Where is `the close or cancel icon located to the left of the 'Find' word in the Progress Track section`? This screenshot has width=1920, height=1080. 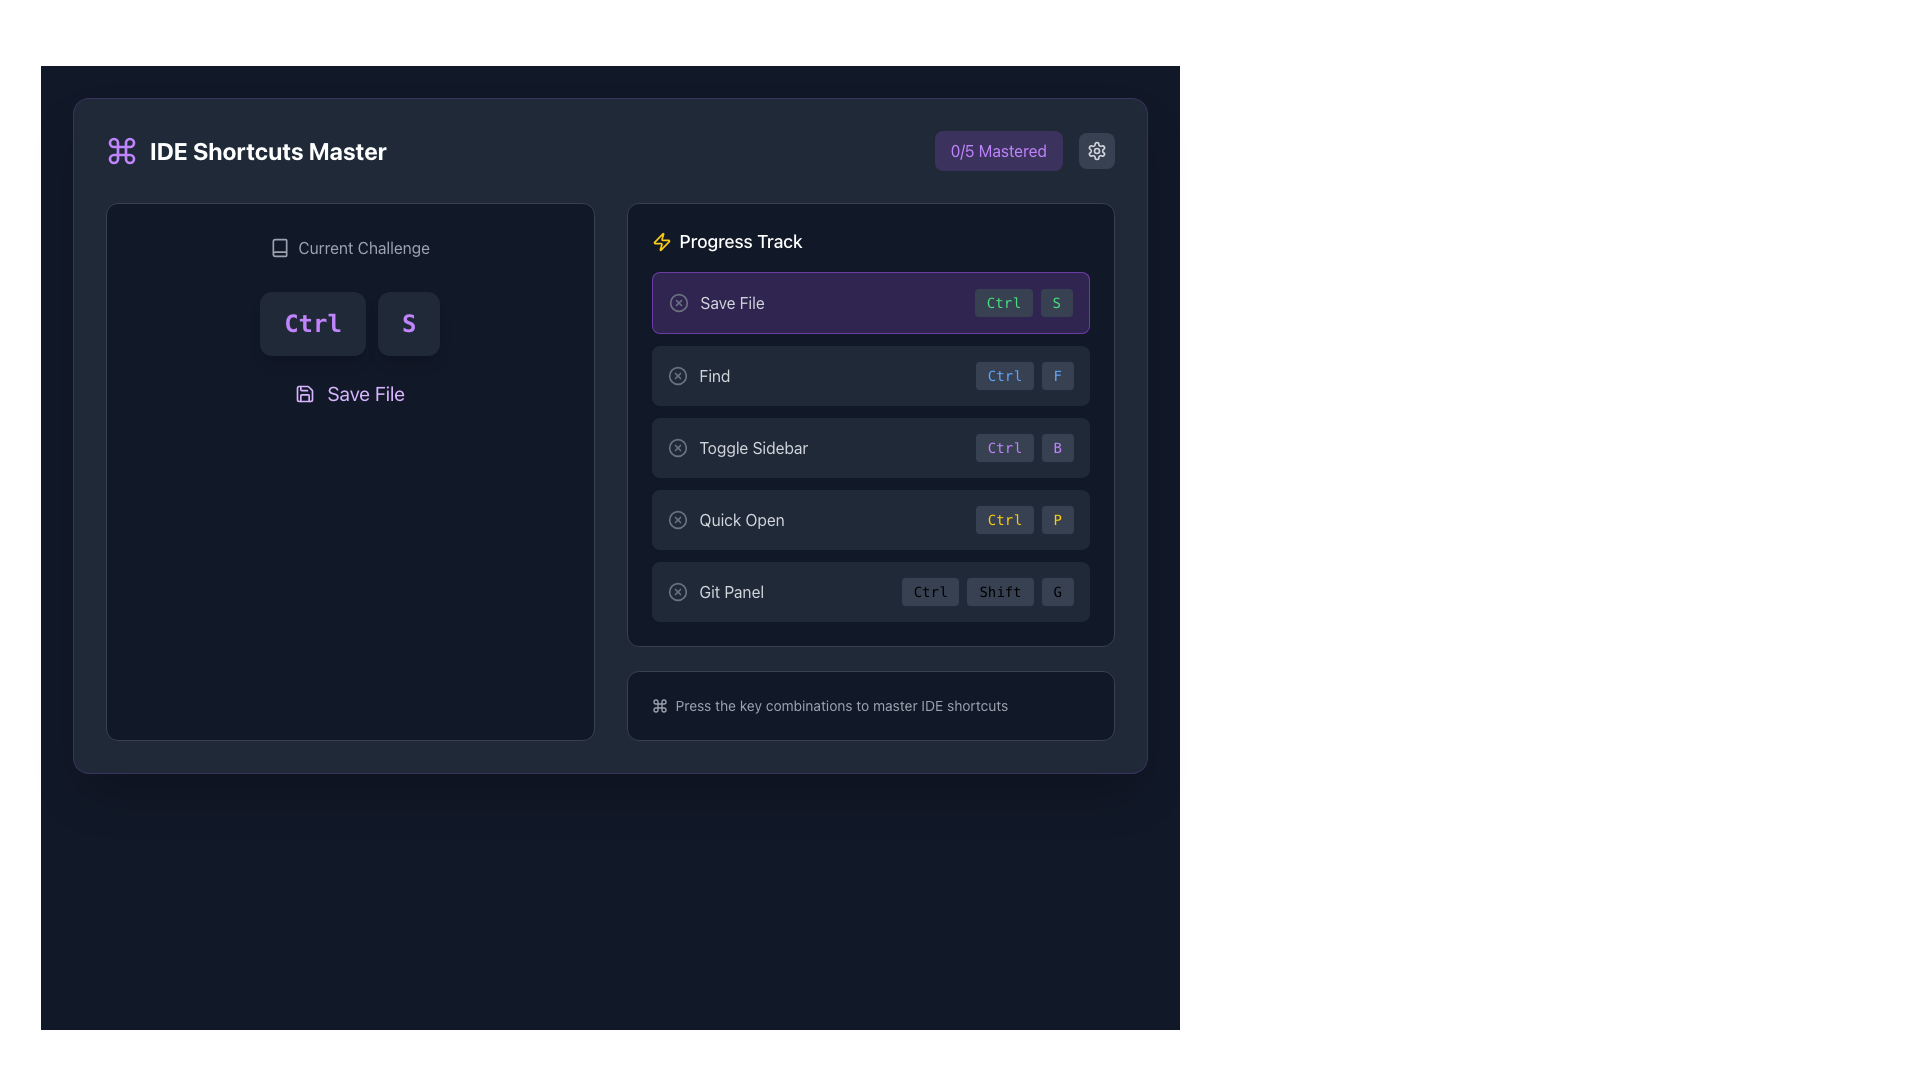 the close or cancel icon located to the left of the 'Find' word in the Progress Track section is located at coordinates (677, 375).